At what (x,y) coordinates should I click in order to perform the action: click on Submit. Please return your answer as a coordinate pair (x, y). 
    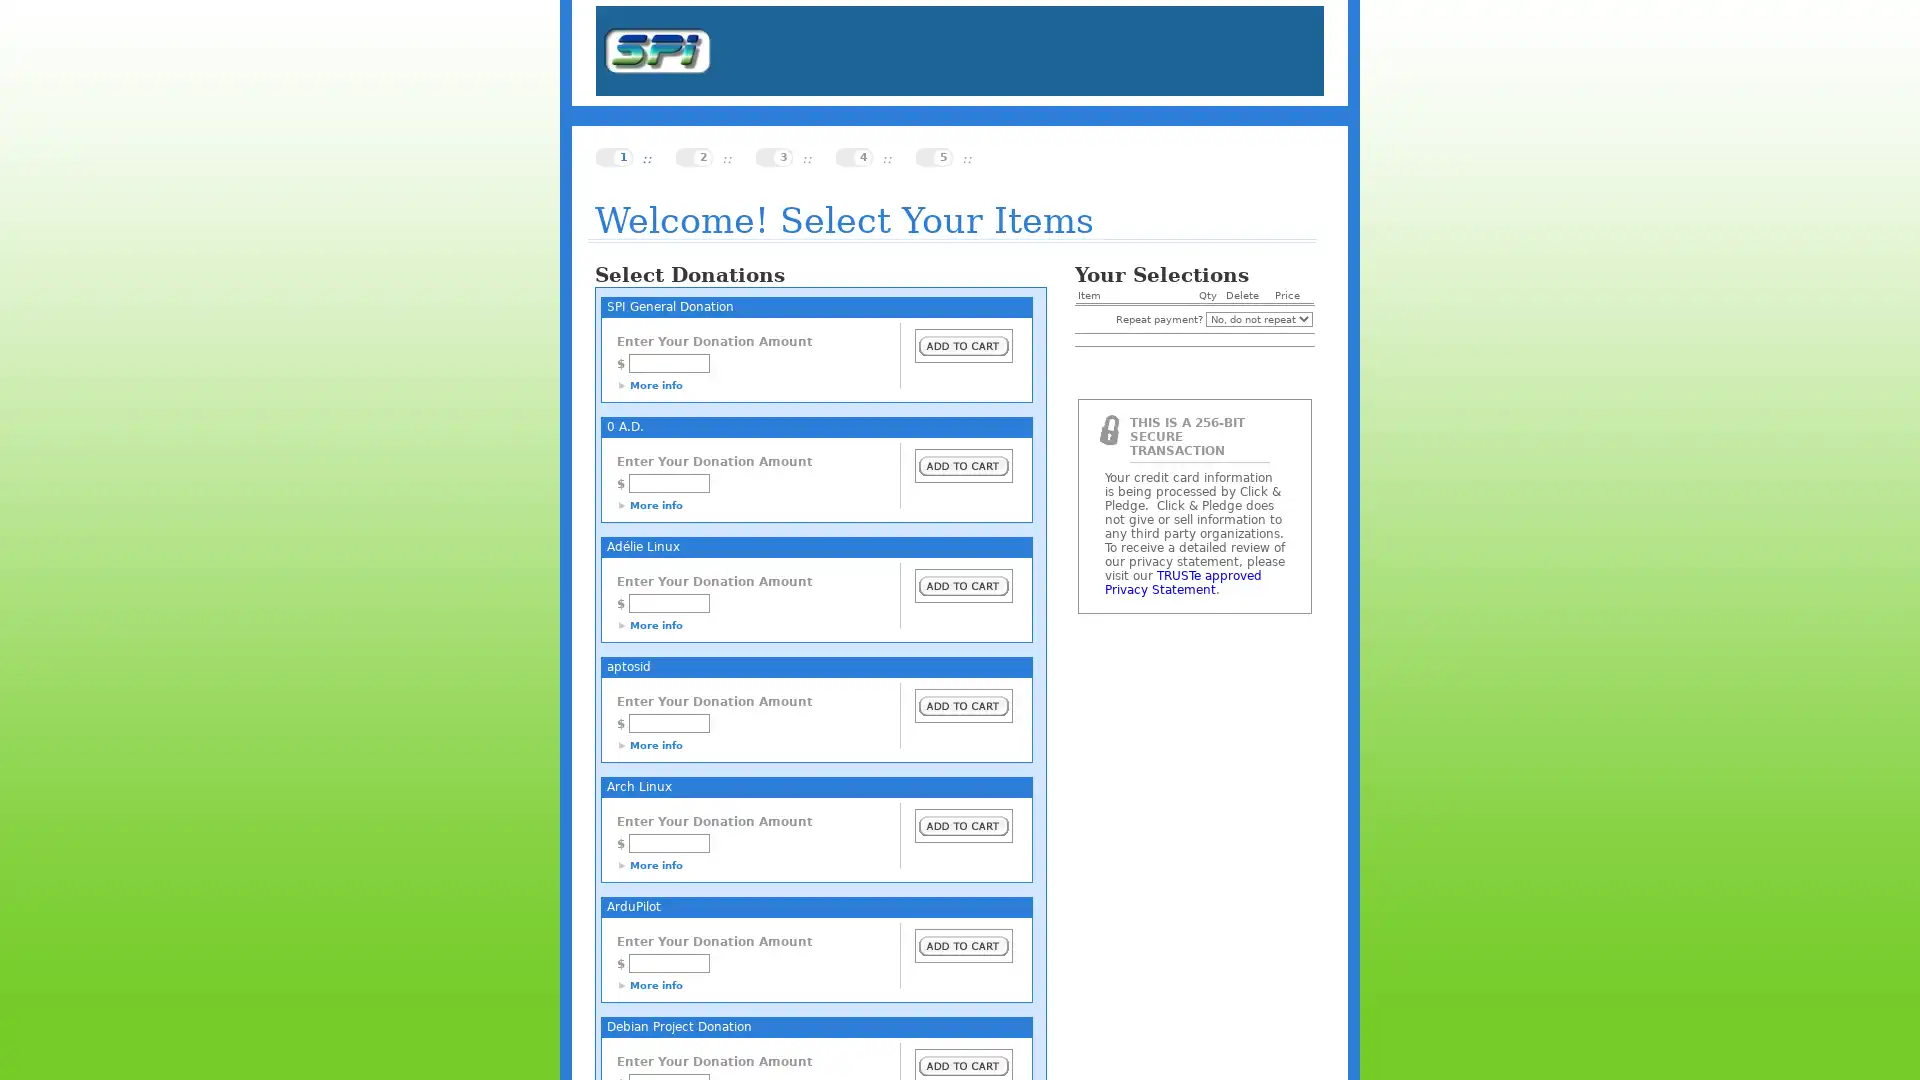
    Looking at the image, I should click on (964, 466).